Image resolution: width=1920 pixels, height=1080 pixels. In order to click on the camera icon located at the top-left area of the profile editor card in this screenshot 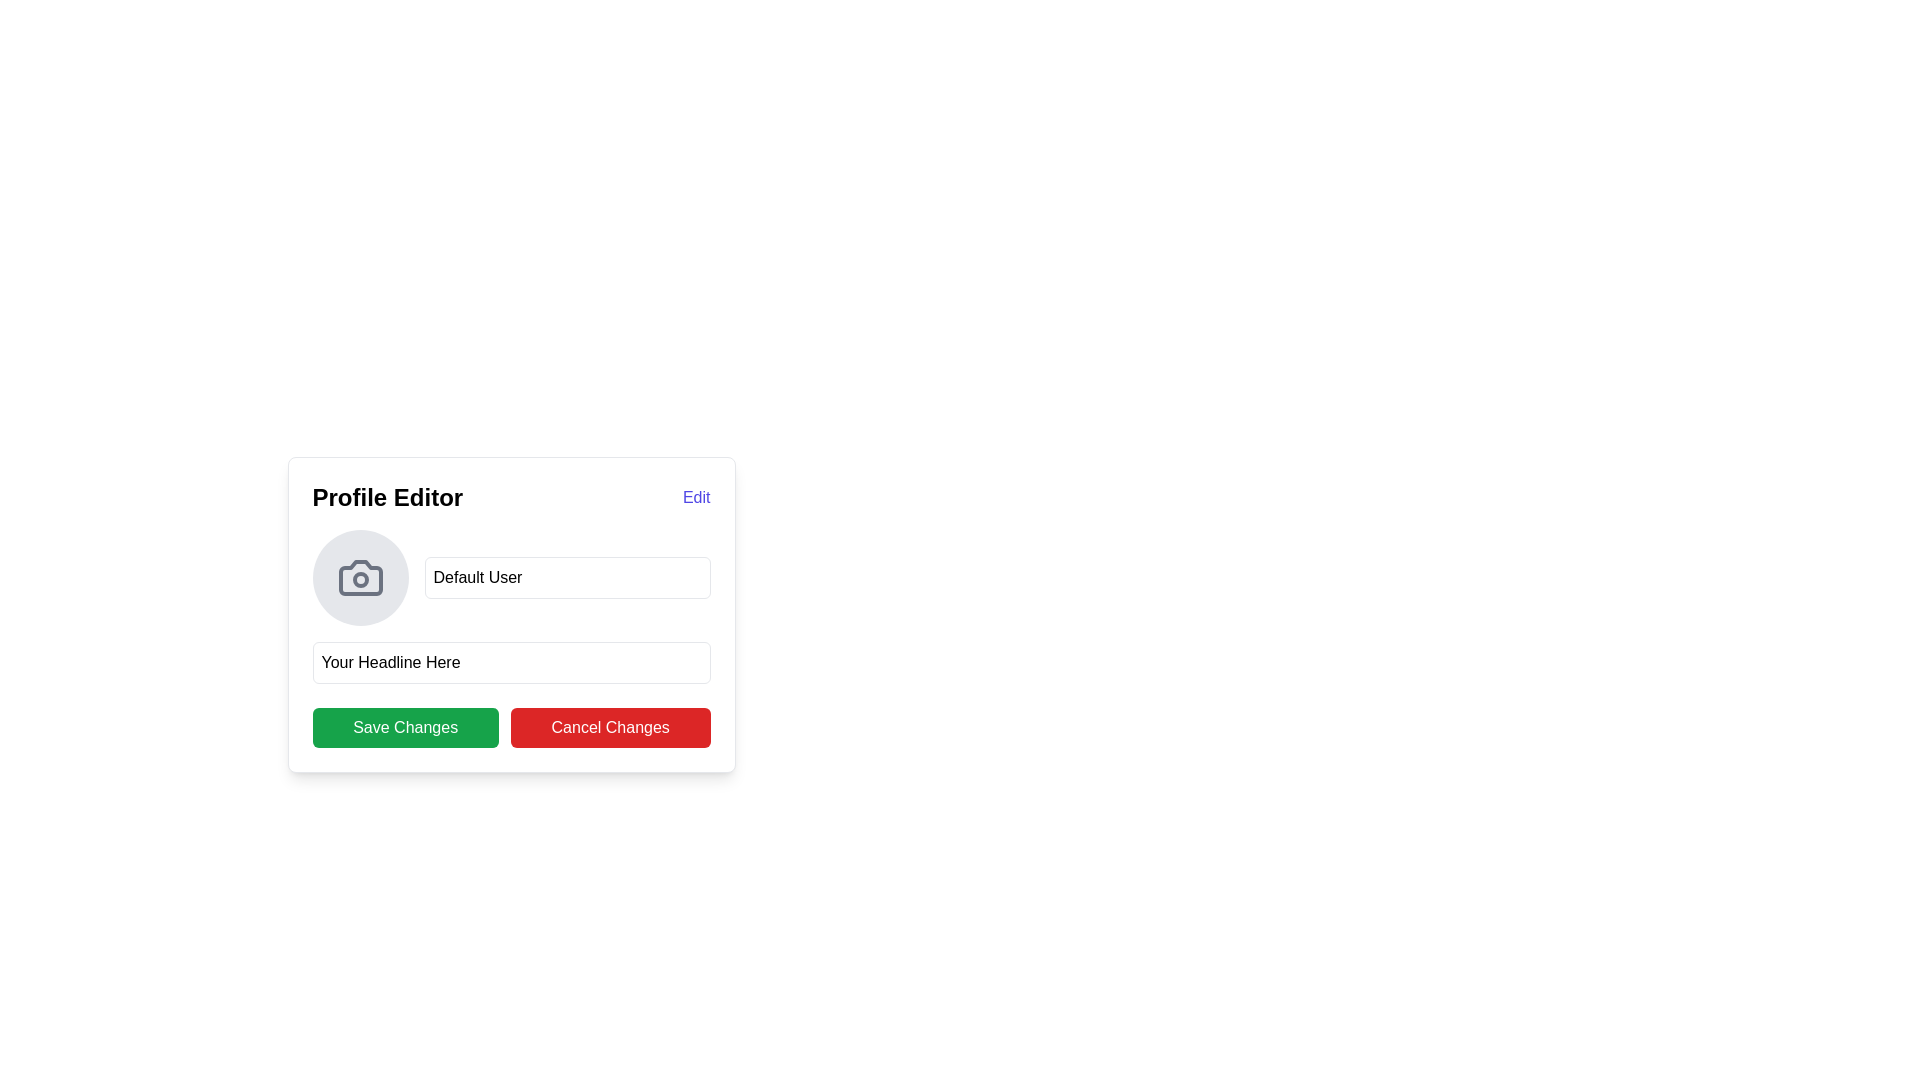, I will do `click(360, 578)`.